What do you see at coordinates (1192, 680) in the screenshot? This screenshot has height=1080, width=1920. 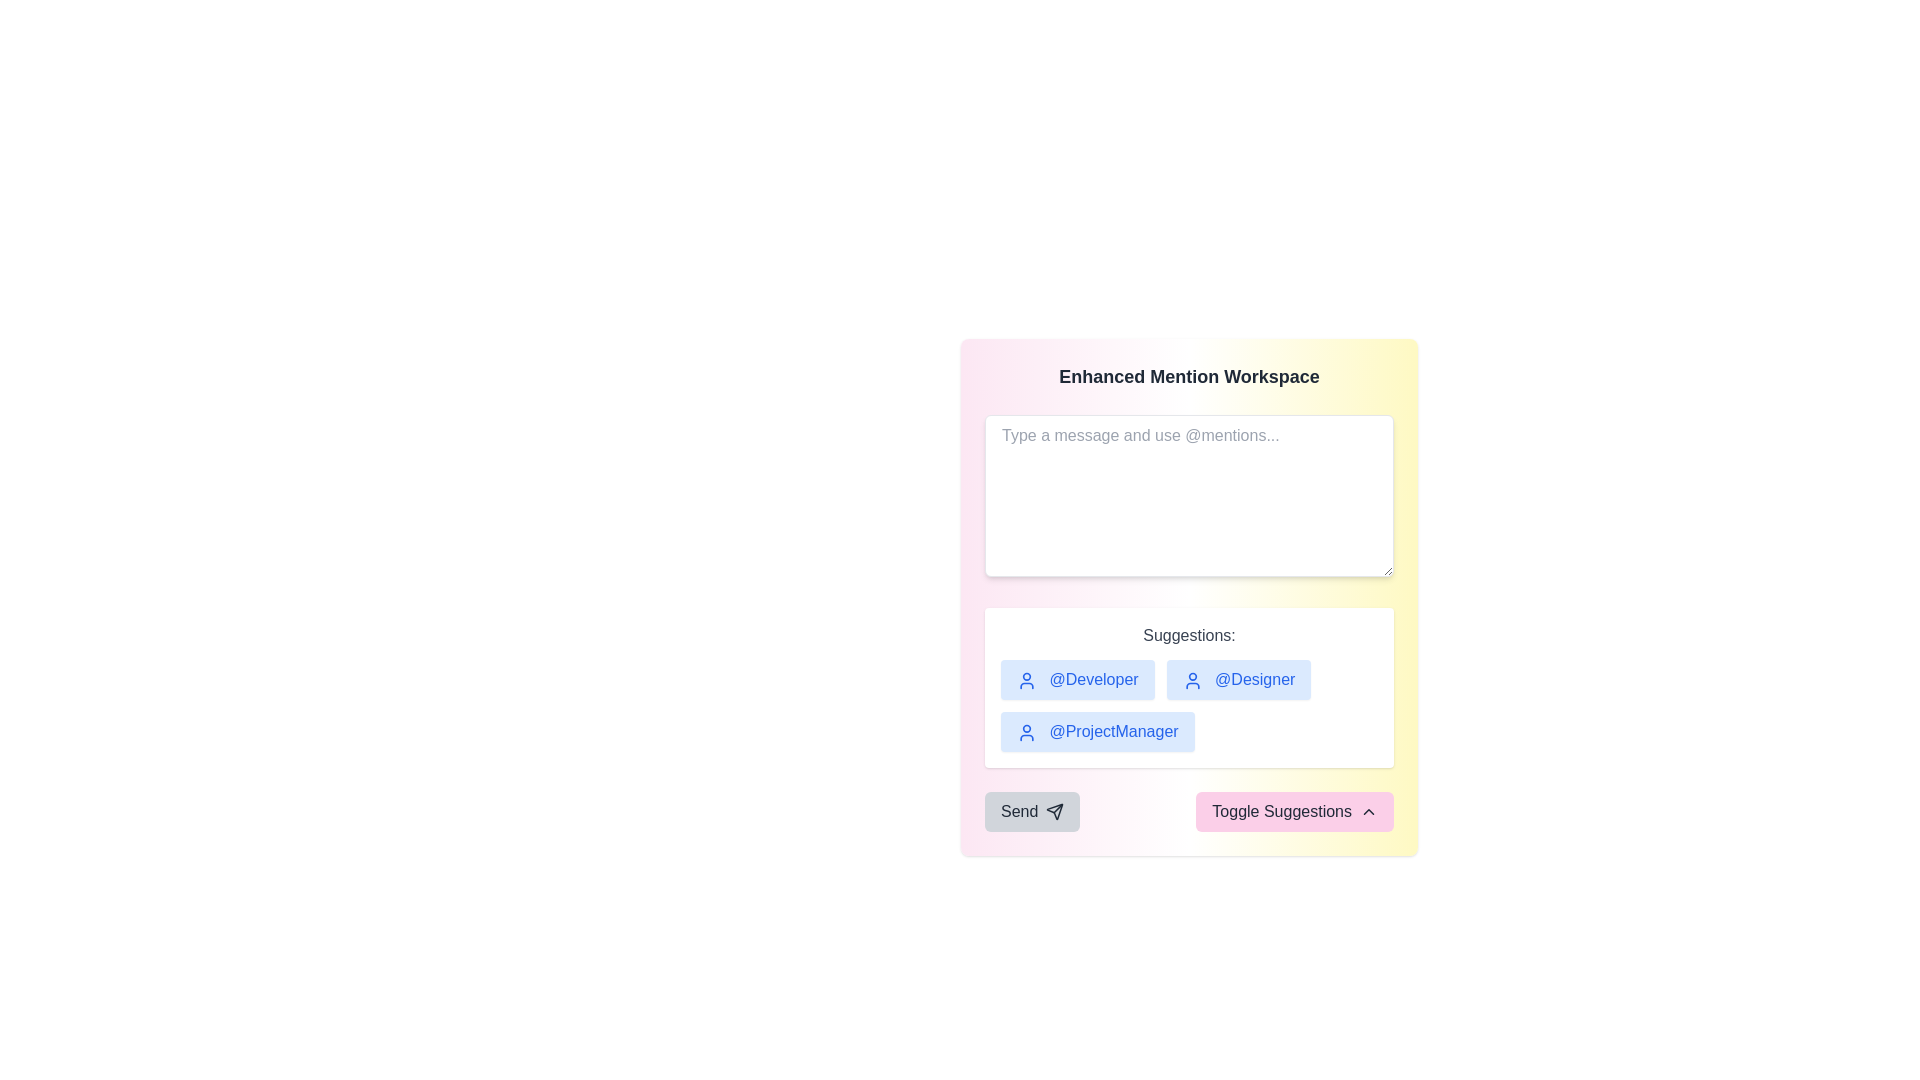 I see `the user profile icon located to the left of the '@Designer' label in the 'Suggestions' section, which visually represents a user profile` at bounding box center [1192, 680].